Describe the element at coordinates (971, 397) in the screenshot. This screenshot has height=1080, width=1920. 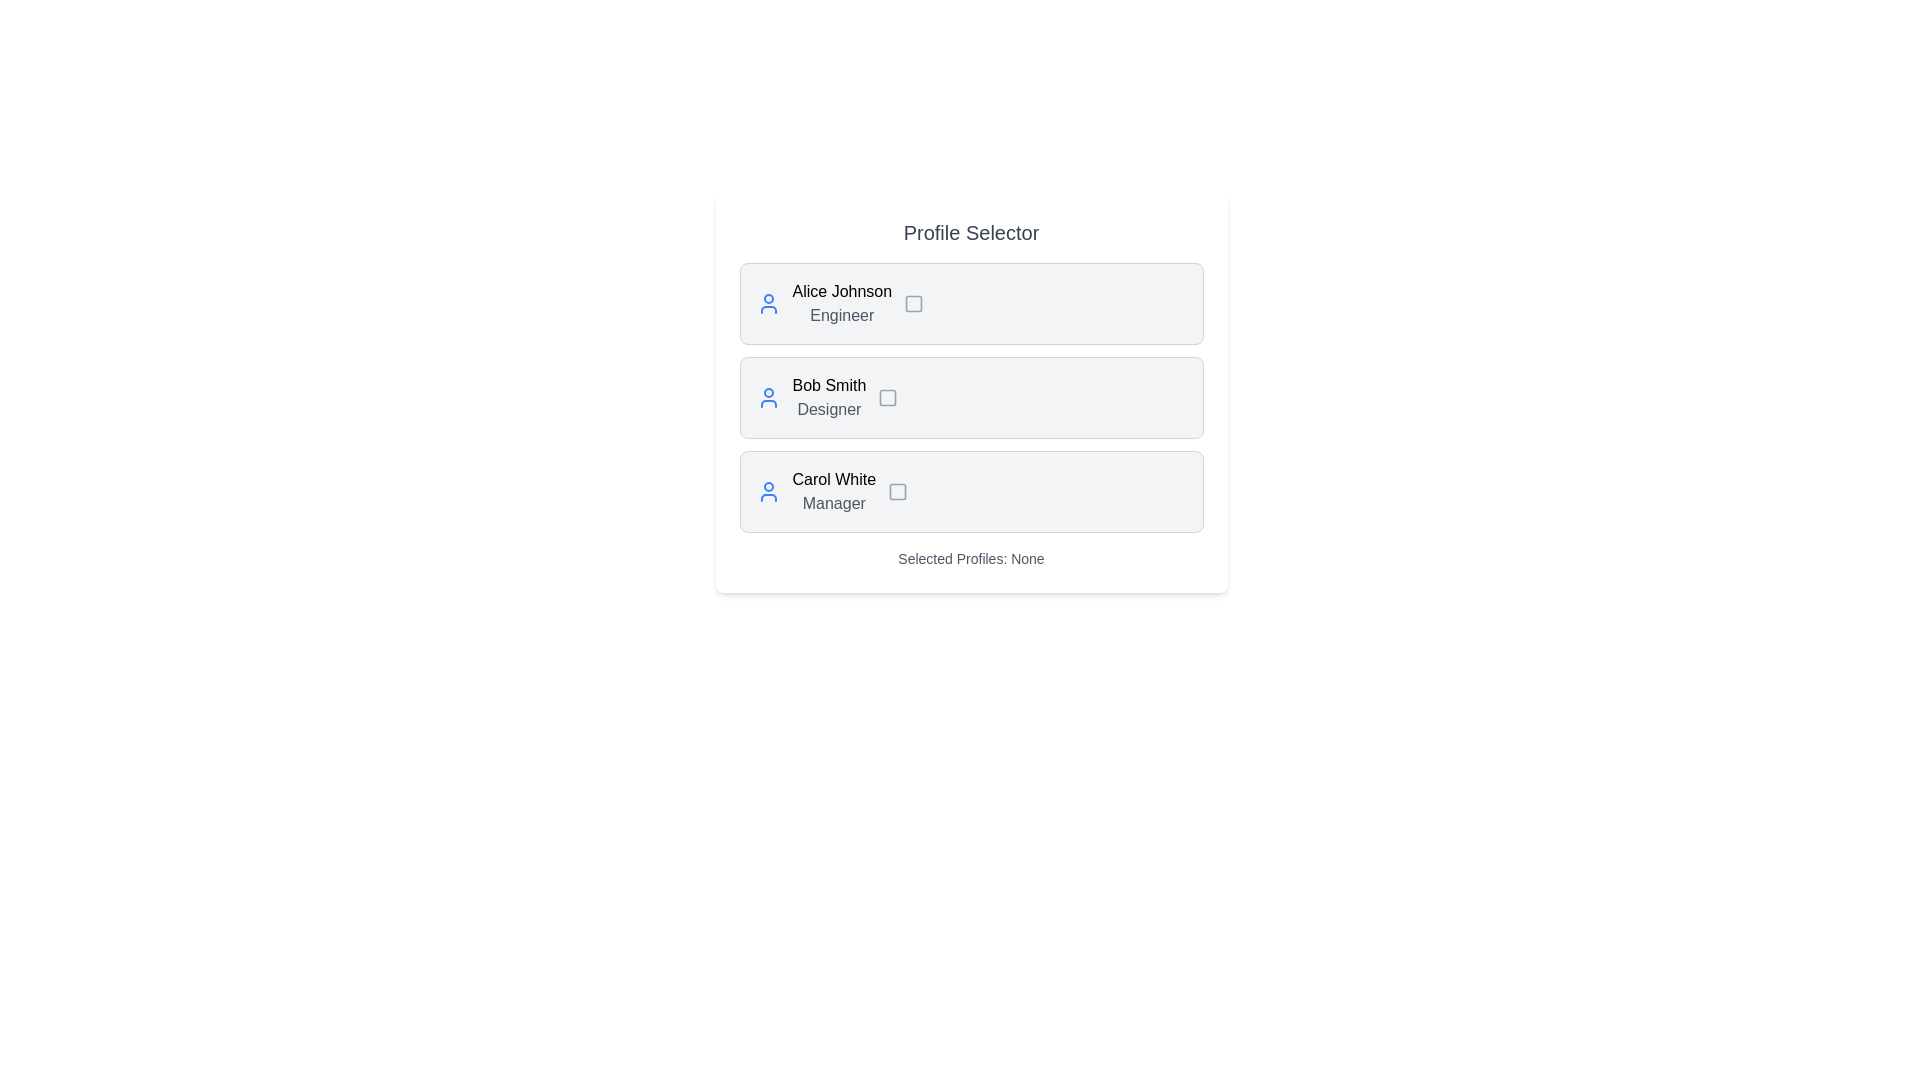
I see `the profile card corresponding to Bob Smith` at that location.